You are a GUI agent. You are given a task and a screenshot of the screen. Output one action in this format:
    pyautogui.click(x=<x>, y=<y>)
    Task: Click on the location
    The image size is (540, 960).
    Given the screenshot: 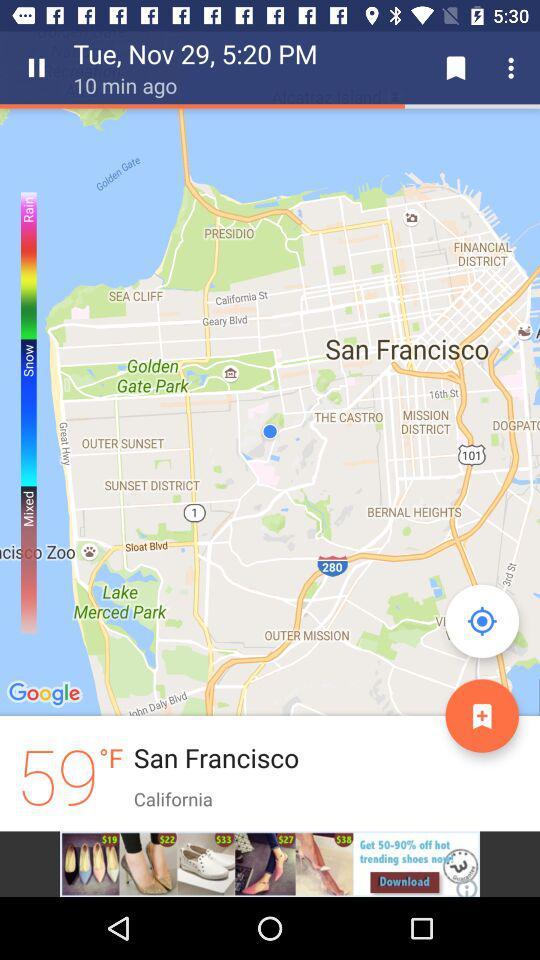 What is the action you would take?
    pyautogui.click(x=481, y=715)
    